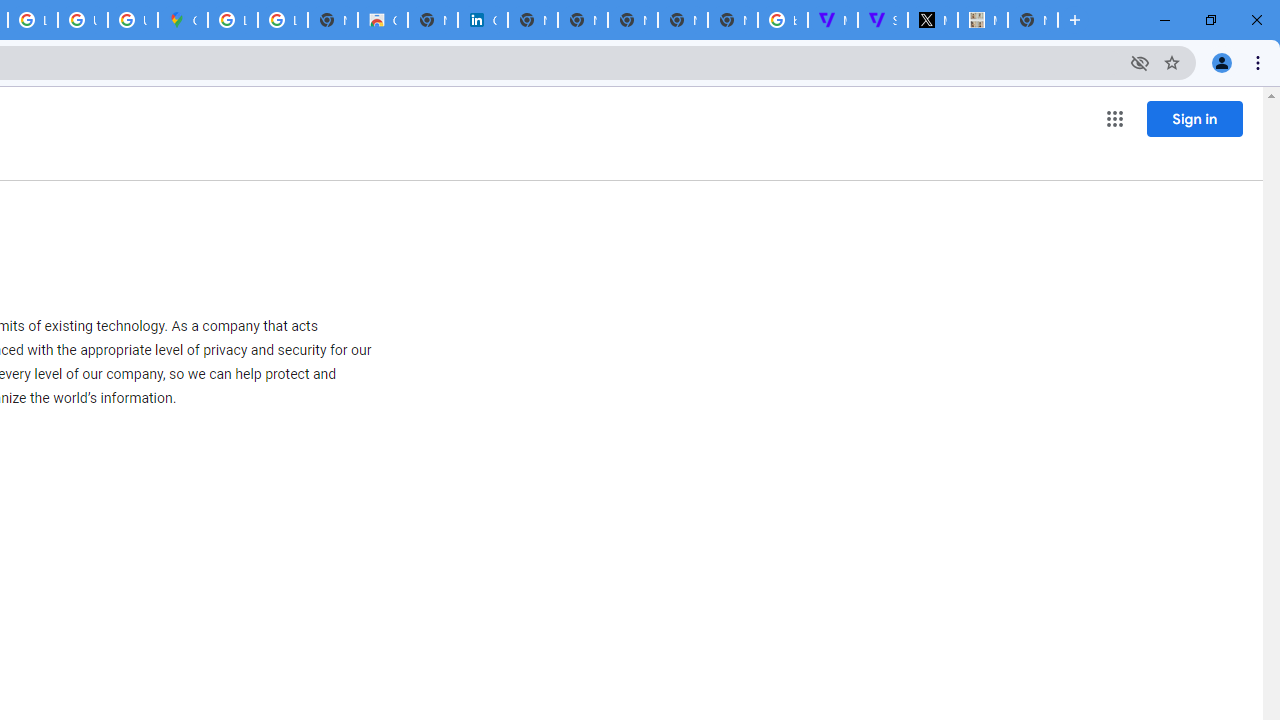  Describe the element at coordinates (383, 20) in the screenshot. I see `'Chrome Web Store'` at that location.